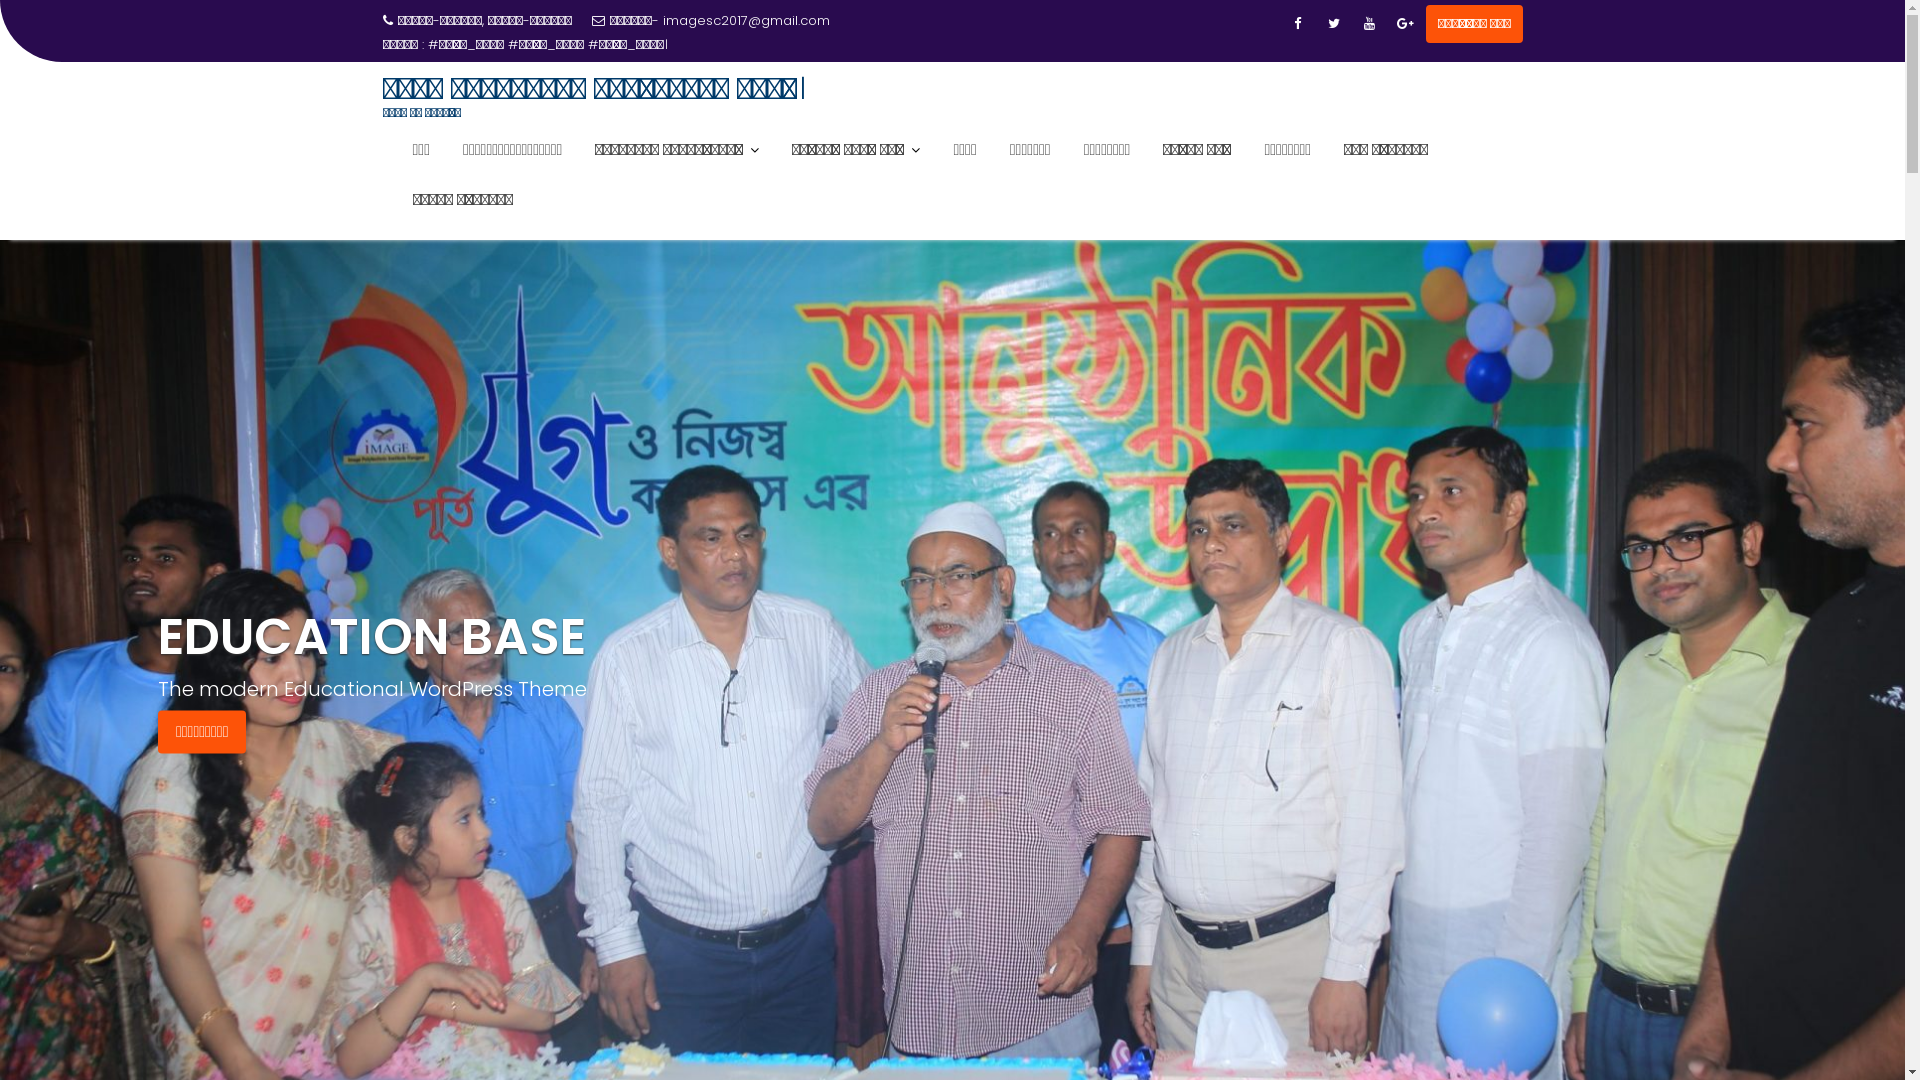 The width and height of the screenshot is (1920, 1080). I want to click on 'Facebook', so click(1297, 23).